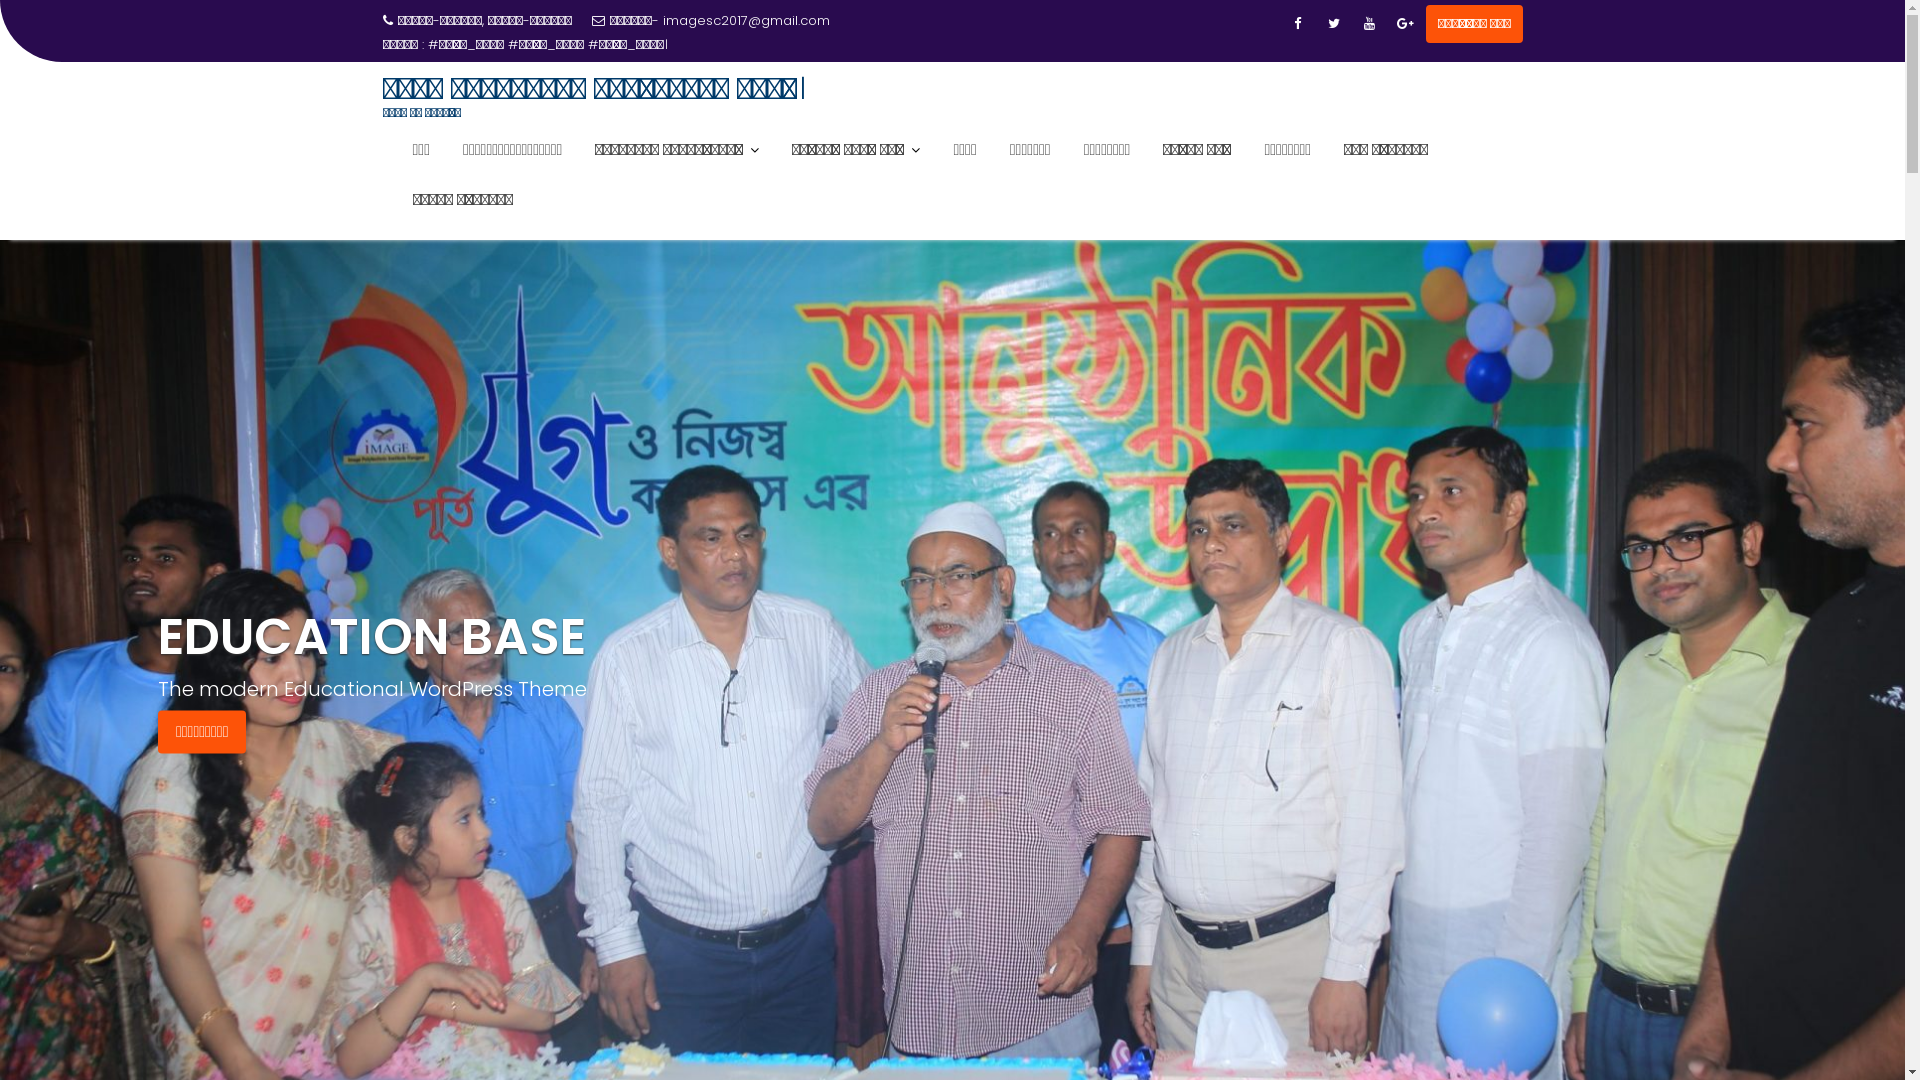 The width and height of the screenshot is (1920, 1080). I want to click on 'Facebook', so click(1297, 23).